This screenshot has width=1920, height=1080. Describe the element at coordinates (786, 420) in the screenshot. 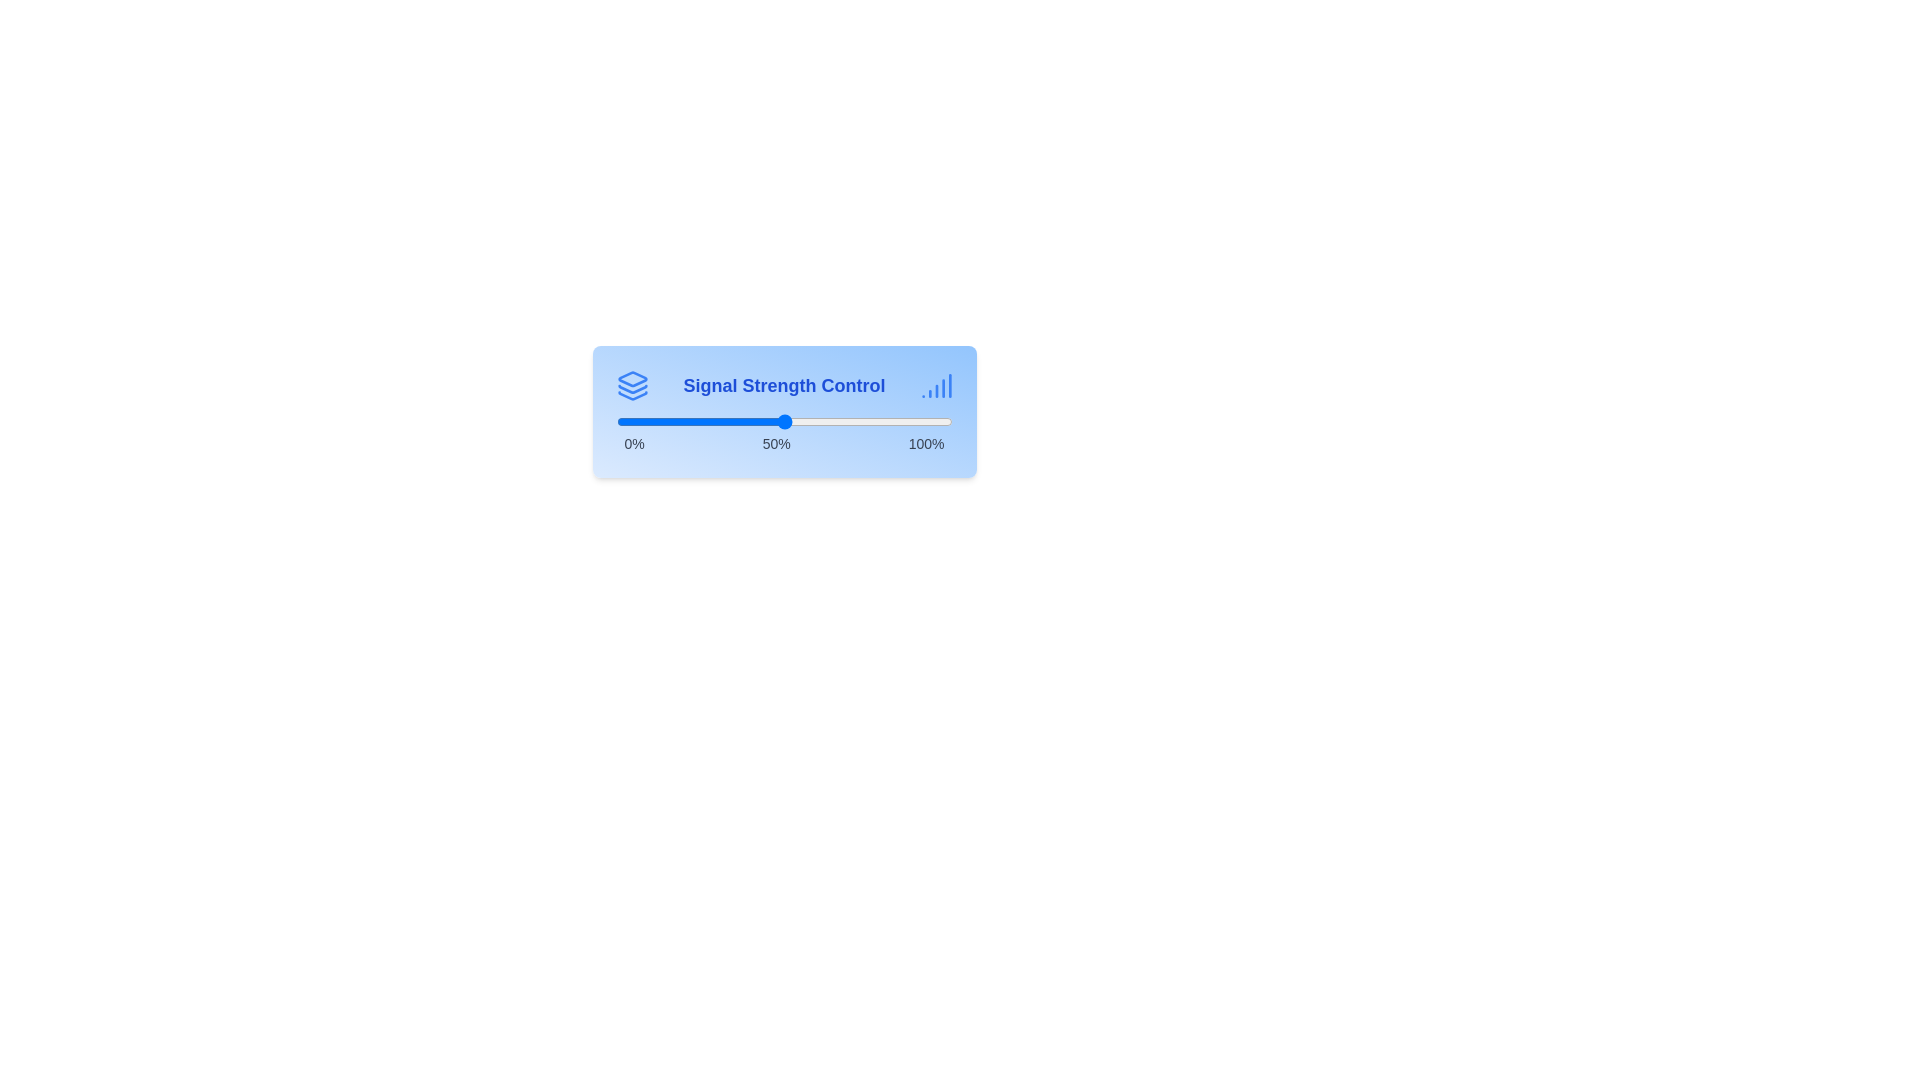

I see `the signal strength slider to 51%` at that location.